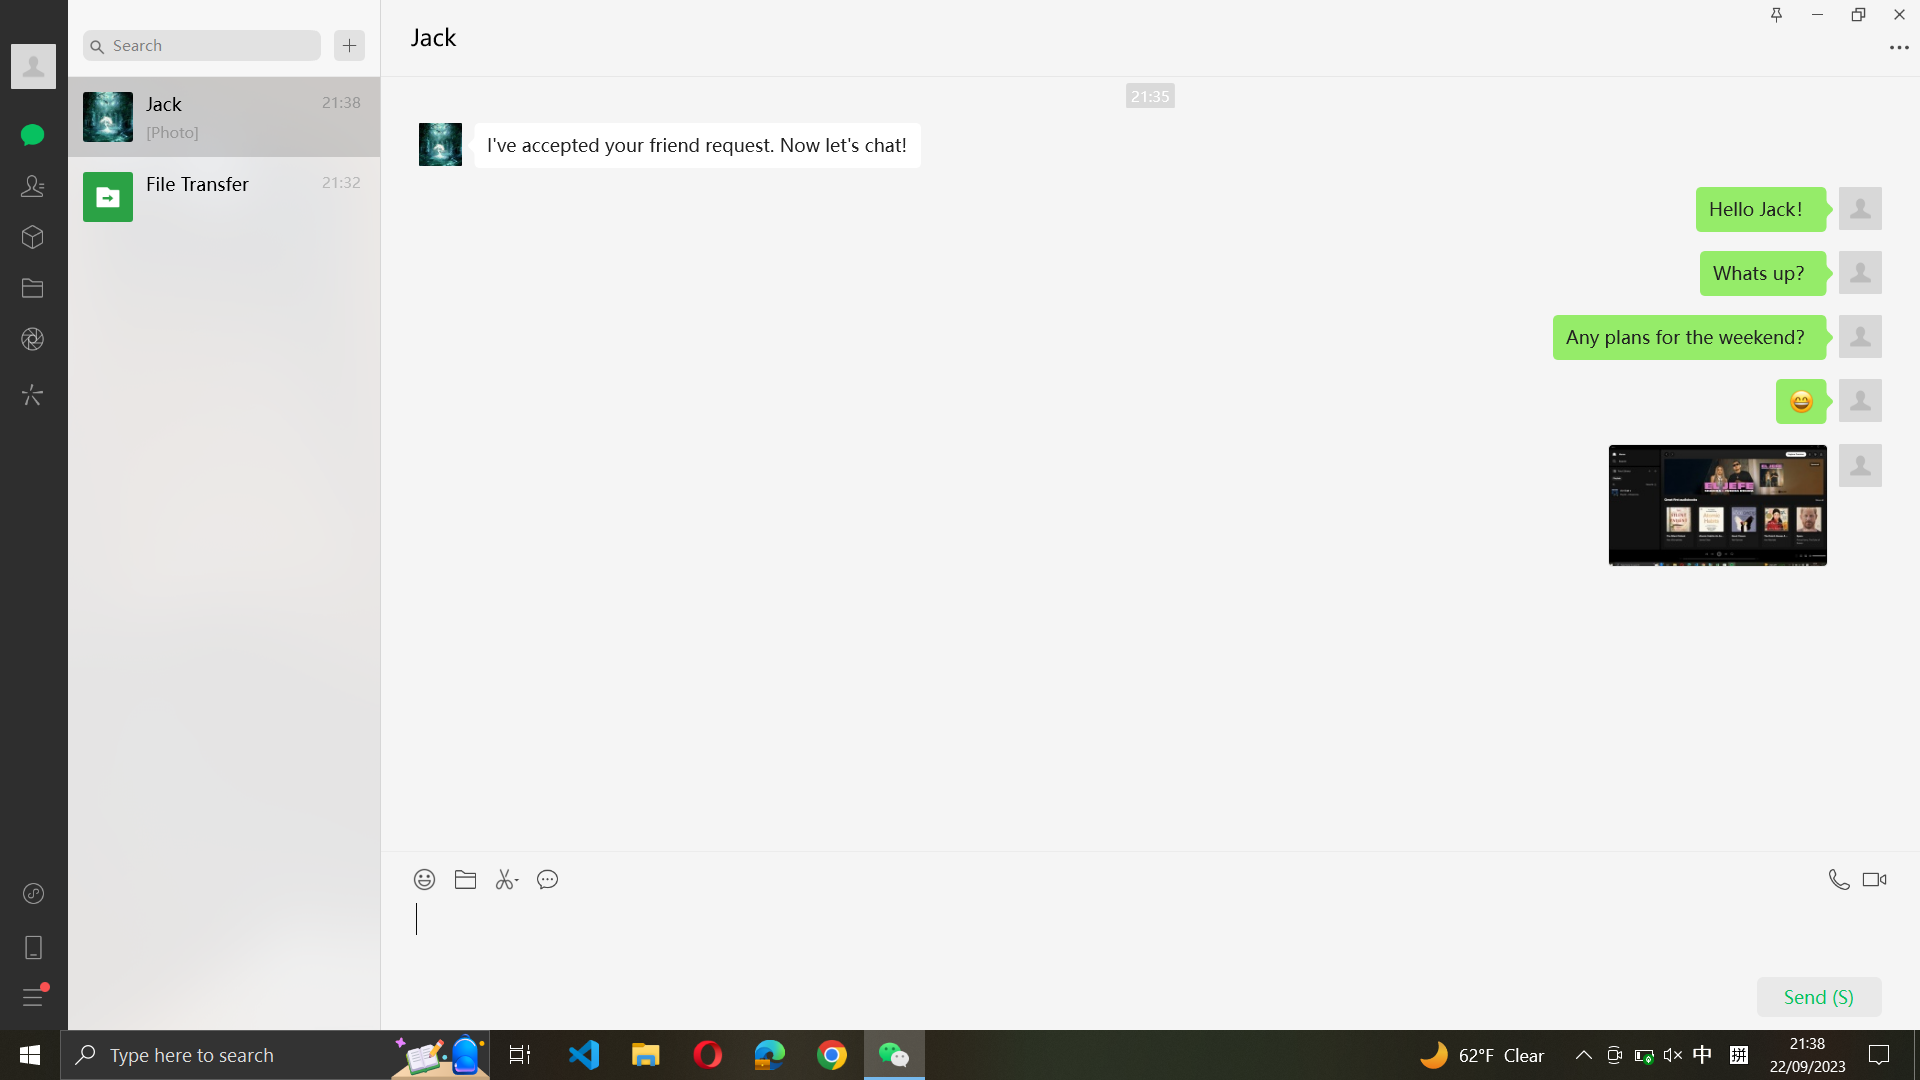 This screenshot has width=1920, height=1080. Describe the element at coordinates (33, 185) in the screenshot. I see `Visit the contacts page and select the second contact from the list` at that location.